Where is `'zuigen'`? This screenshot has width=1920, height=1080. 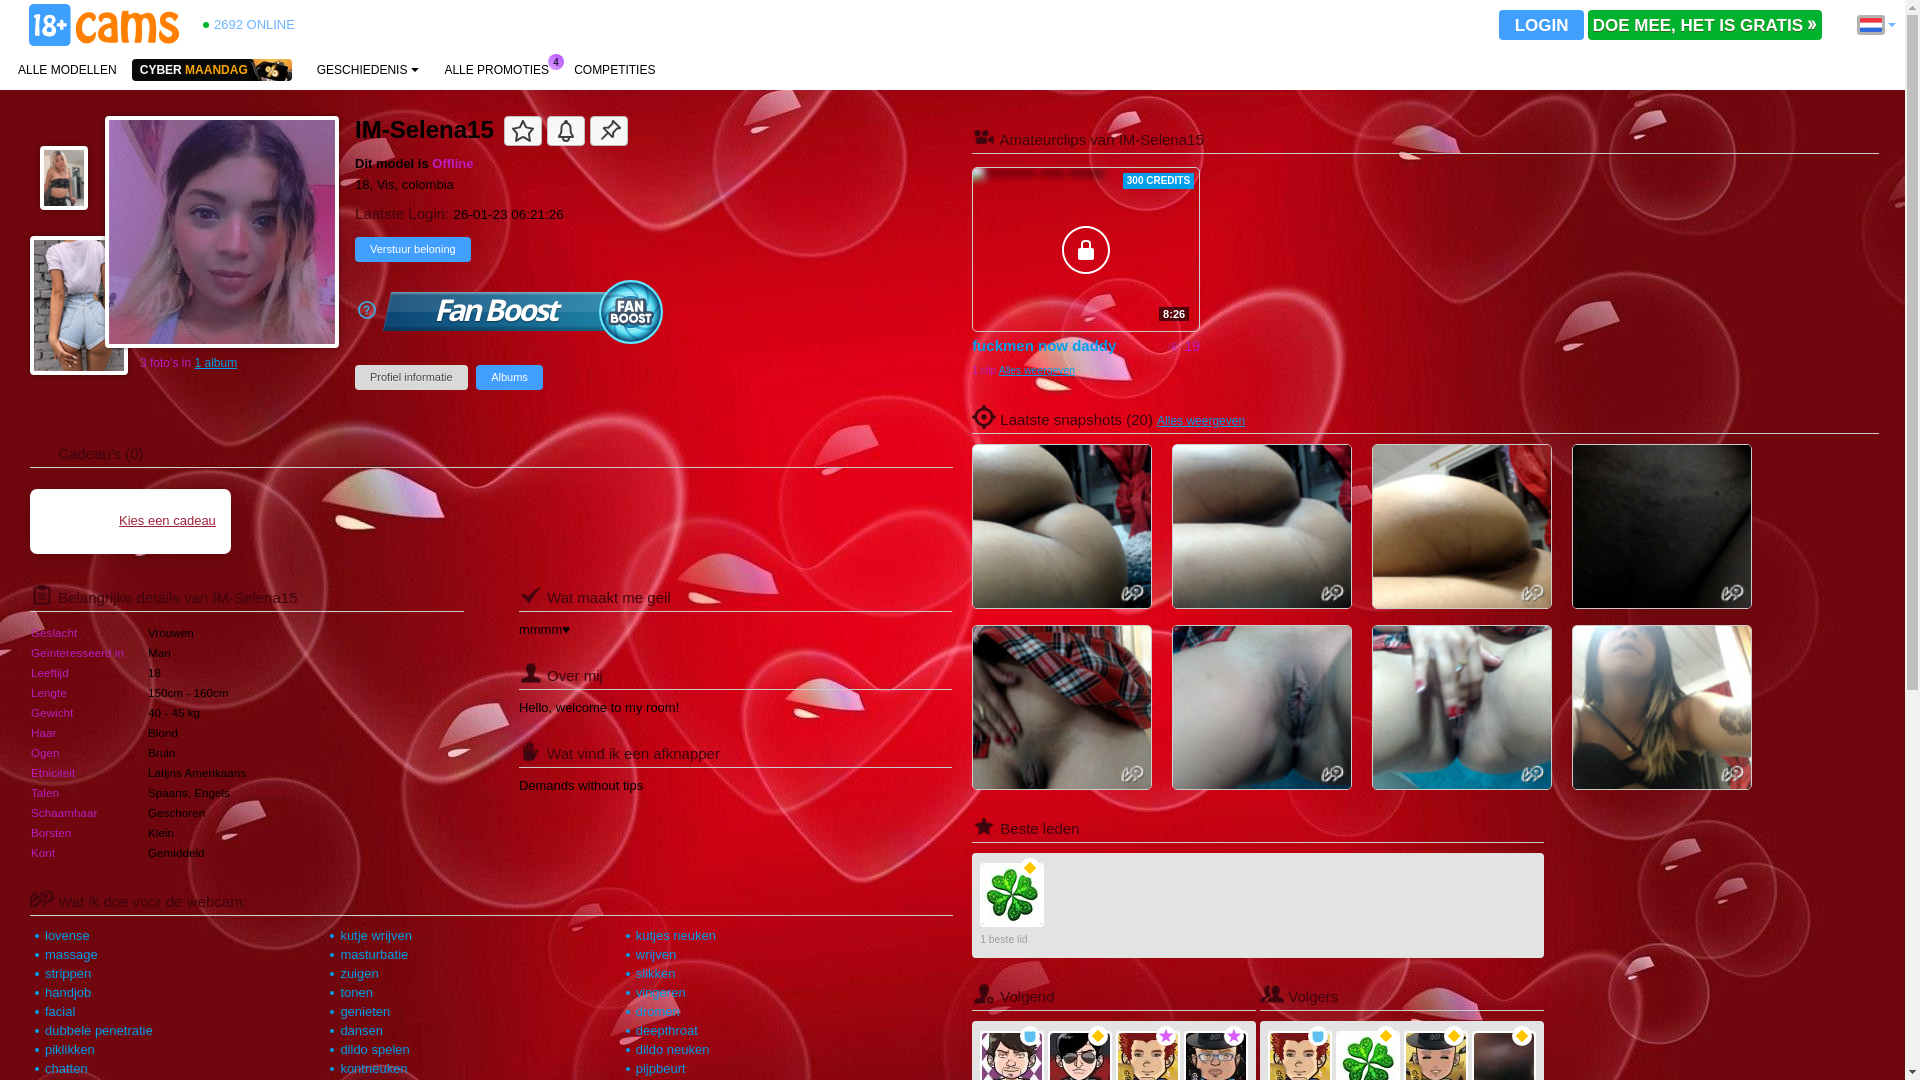 'zuigen' is located at coordinates (359, 972).